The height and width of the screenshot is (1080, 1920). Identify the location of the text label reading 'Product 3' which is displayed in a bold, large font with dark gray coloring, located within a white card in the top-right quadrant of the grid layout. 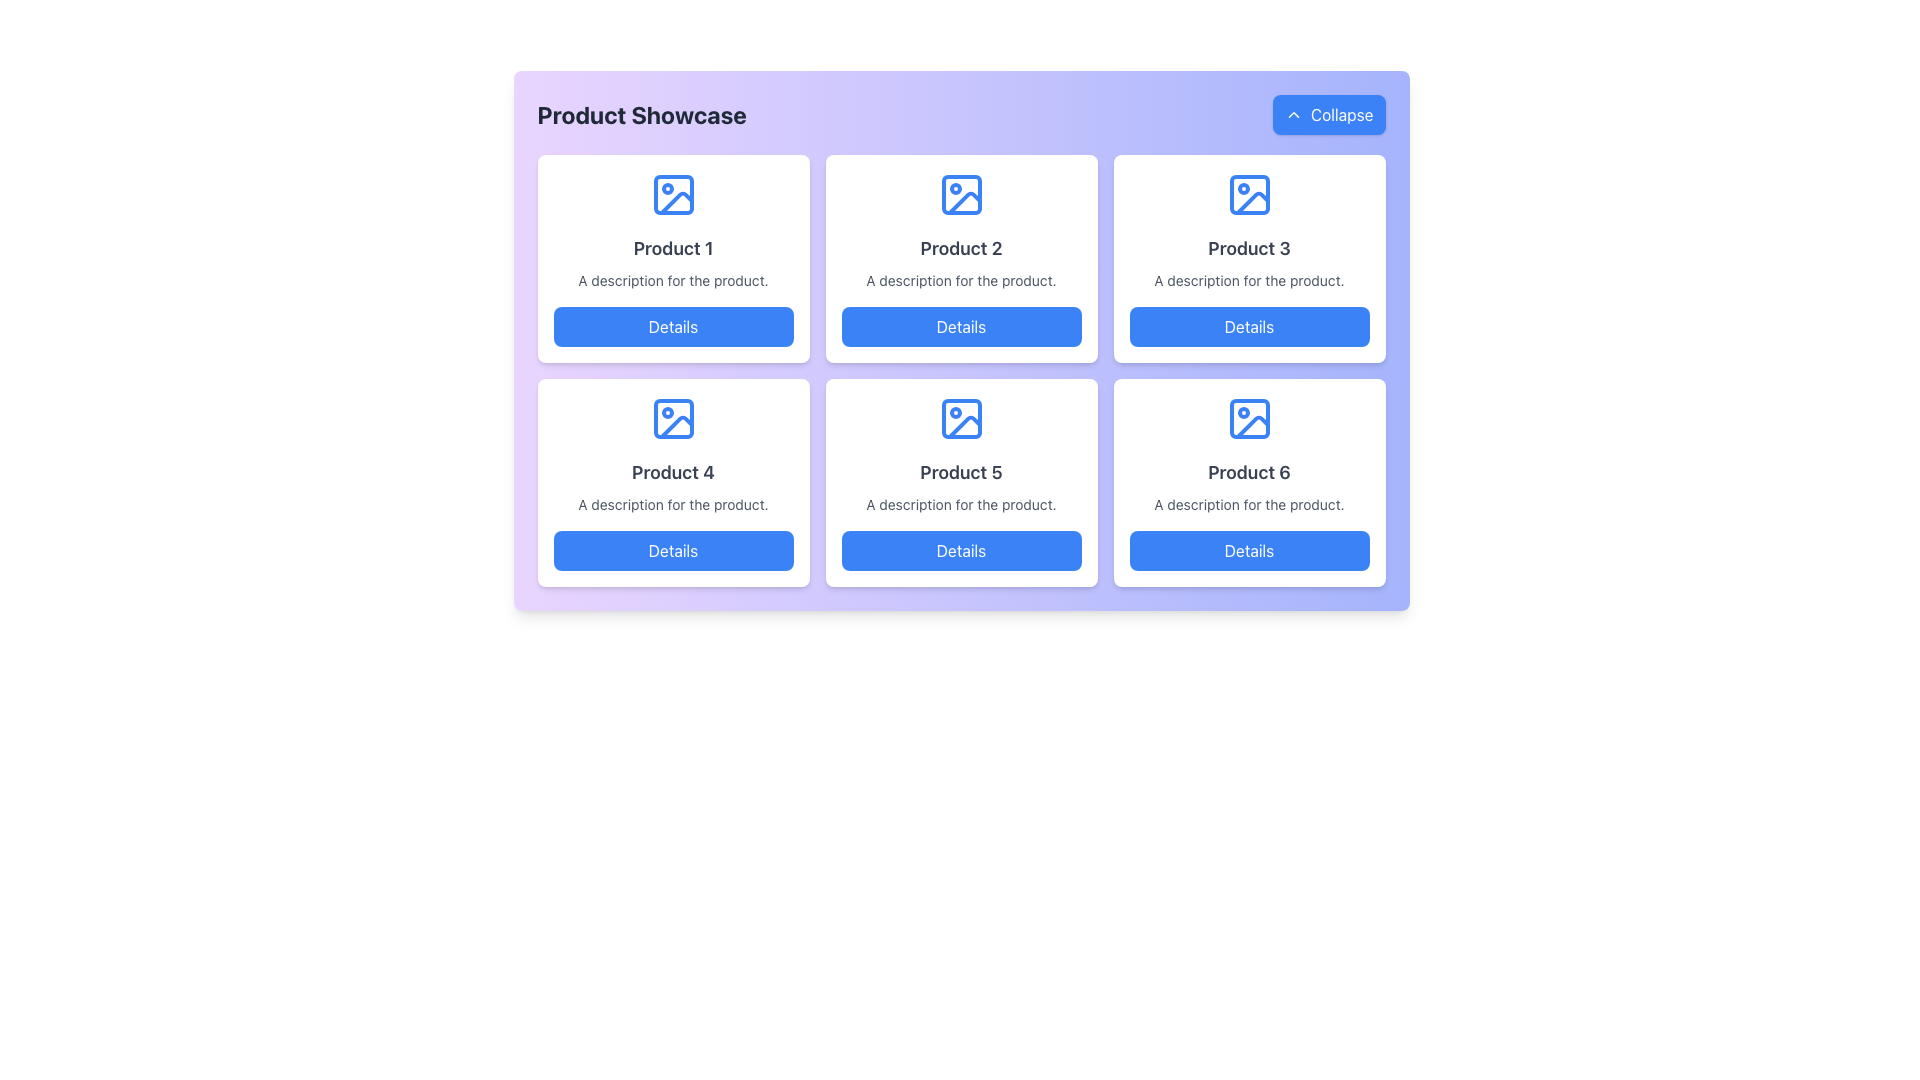
(1248, 248).